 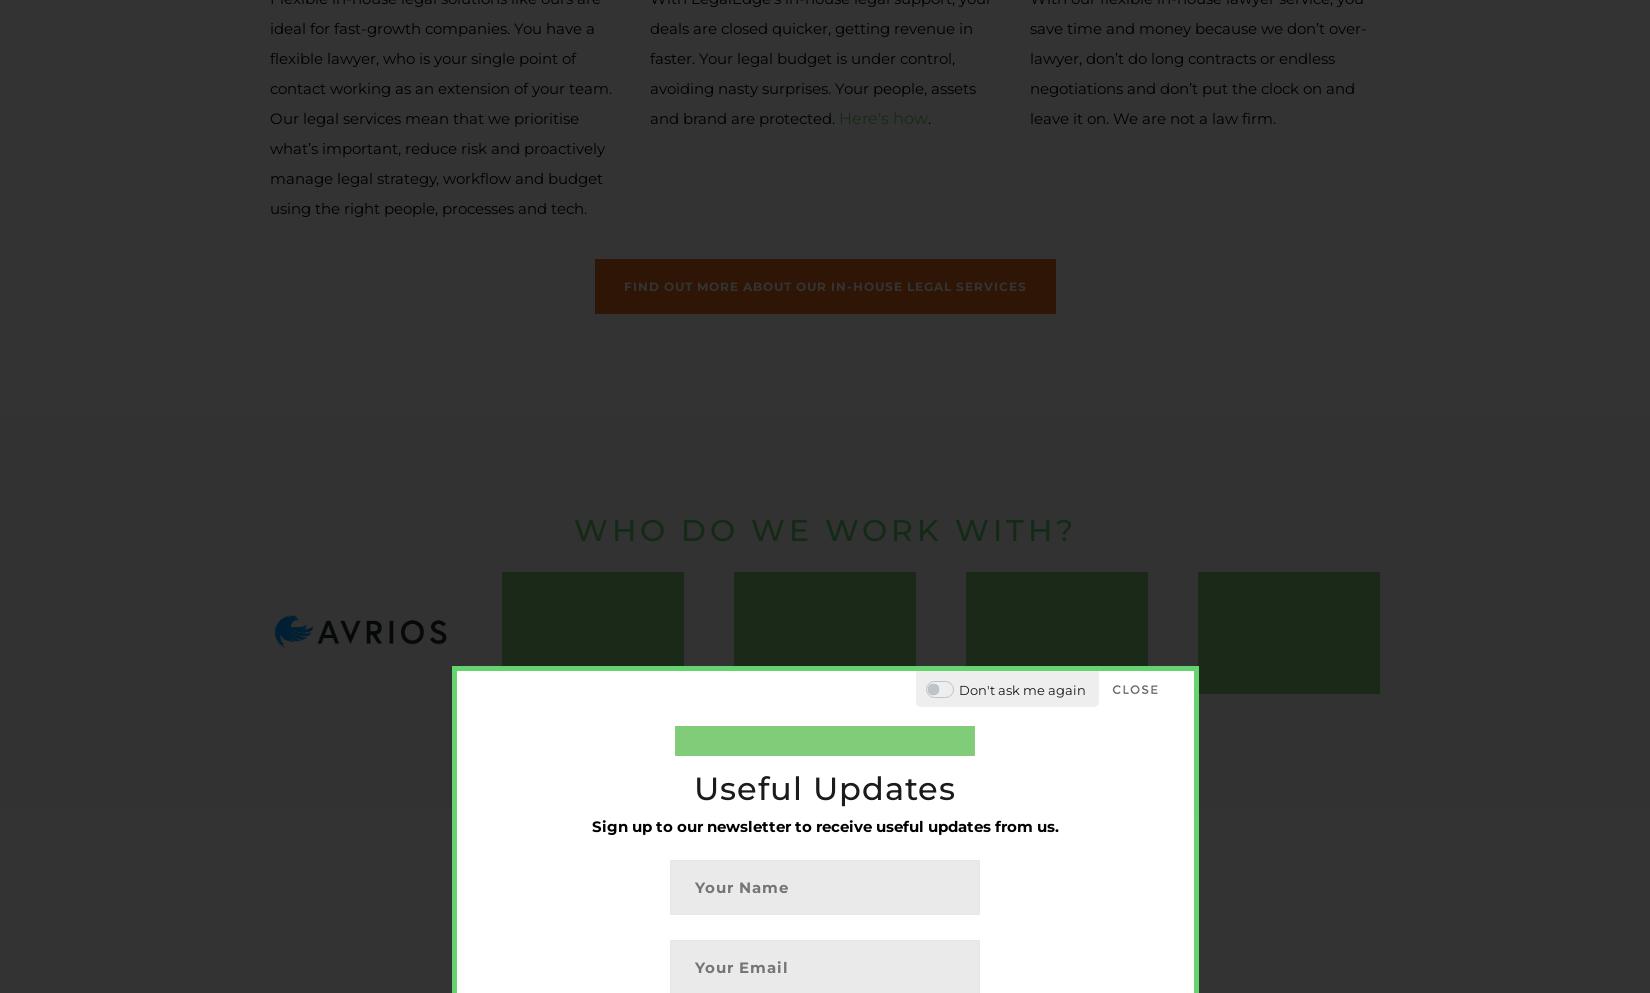 What do you see at coordinates (663, 751) in the screenshot?
I see `'Blog'` at bounding box center [663, 751].